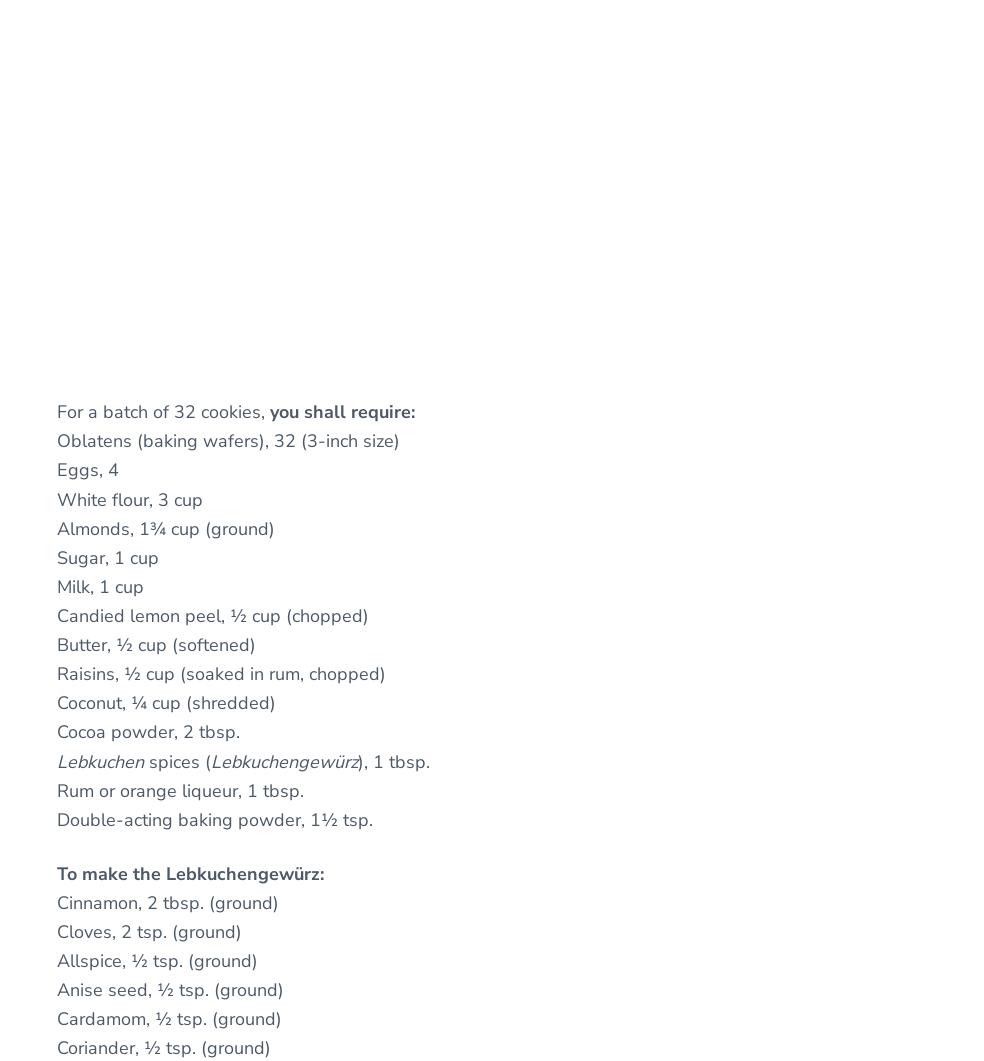 This screenshot has width=984, height=1061. Describe the element at coordinates (55, 470) in the screenshot. I see `'Eggs, 4'` at that location.